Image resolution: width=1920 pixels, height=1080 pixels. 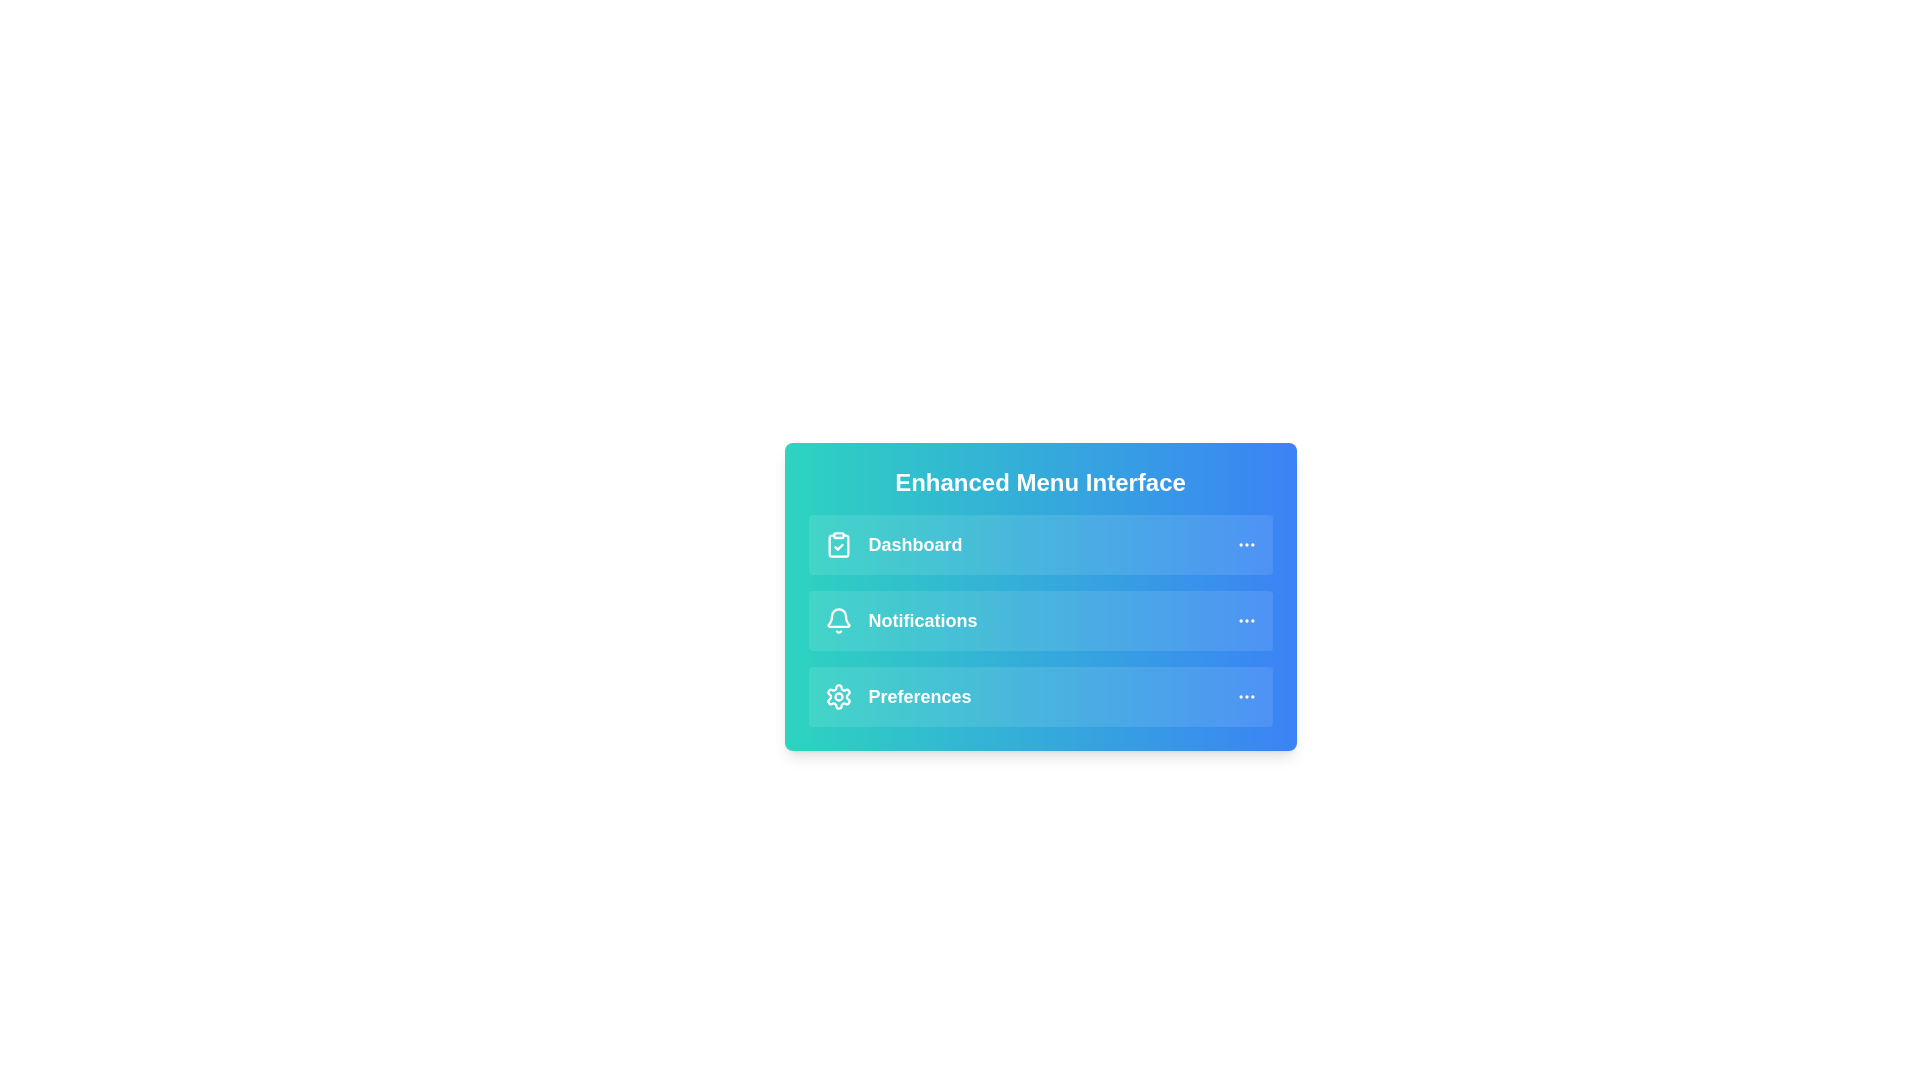 I want to click on the 'Dashboard' menu item, which is the first item in the vertical list and features a clipboard icon with a checkmark and bold white text against a gradient blue background, so click(x=892, y=544).